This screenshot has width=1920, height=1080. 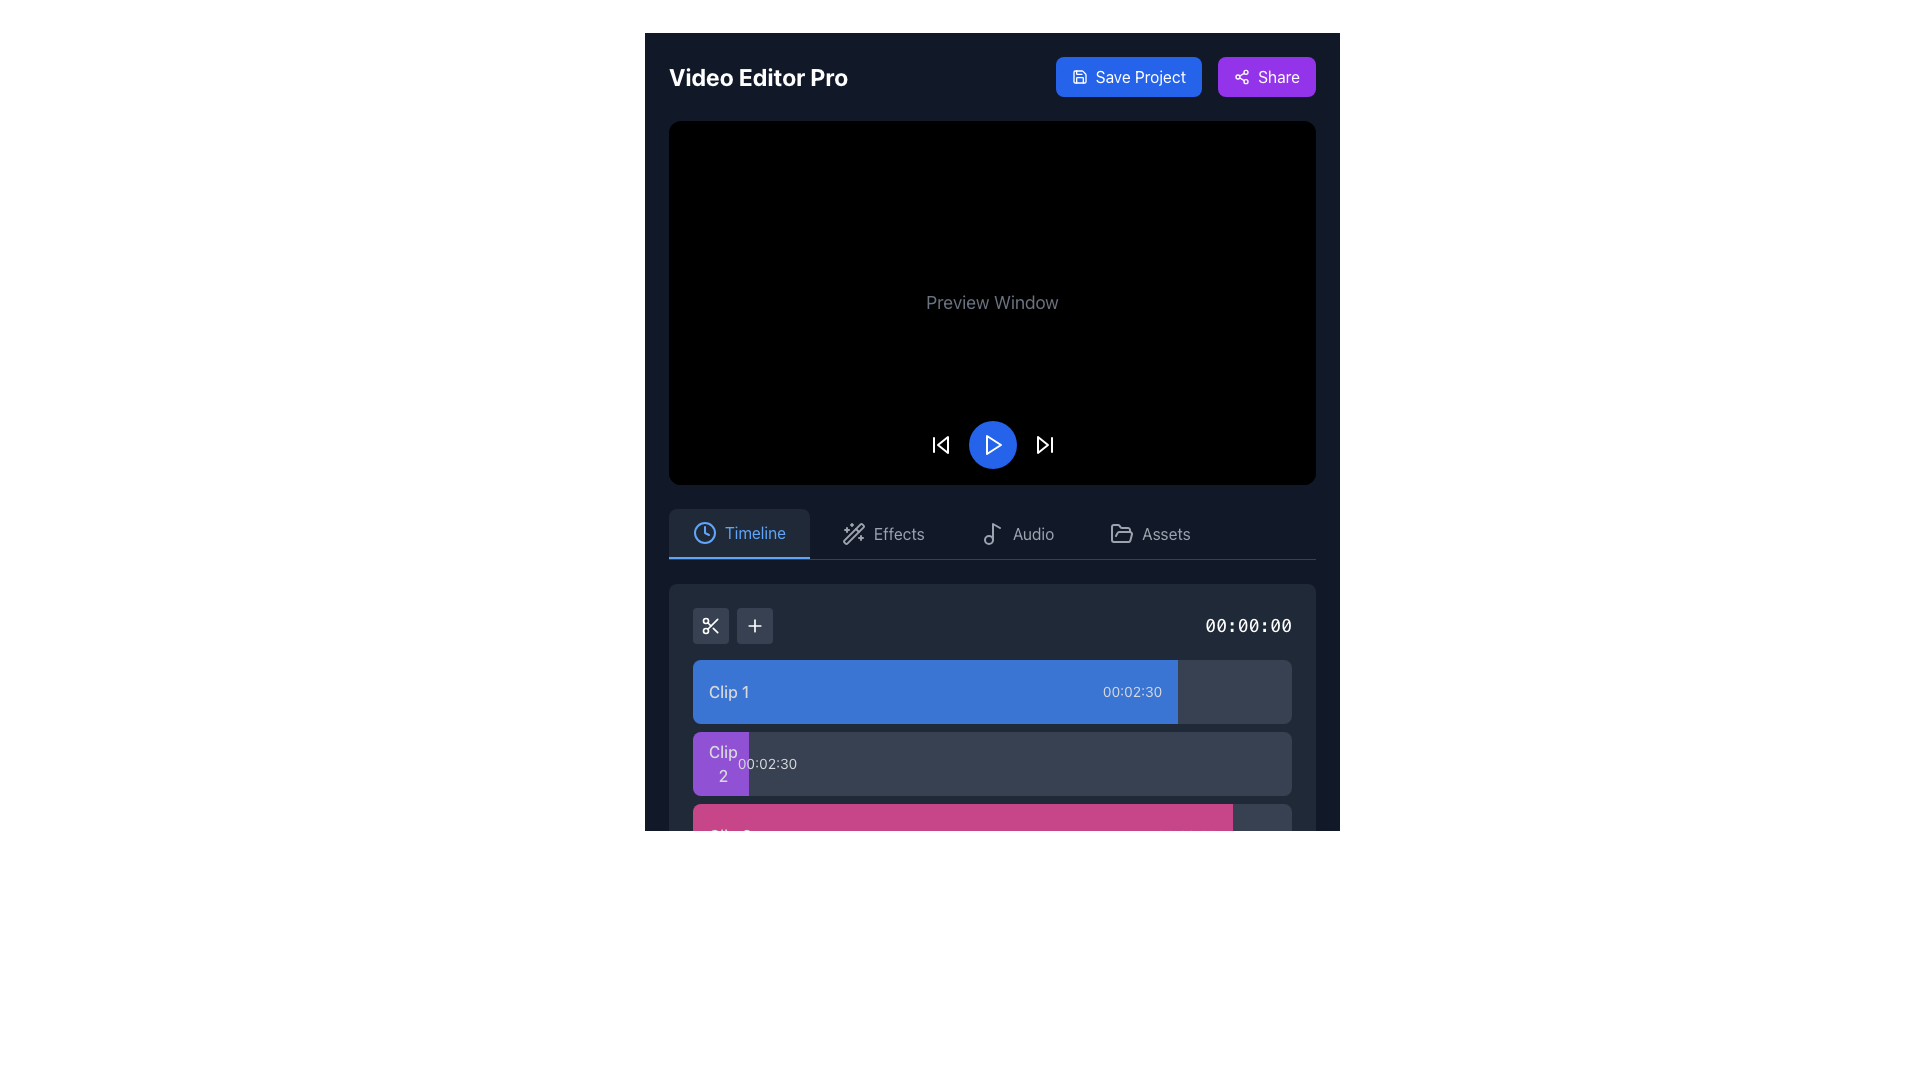 I want to click on the 'Audio' tab located in the navigation bar, which allows users to manage audio elements in the application, so click(x=992, y=533).